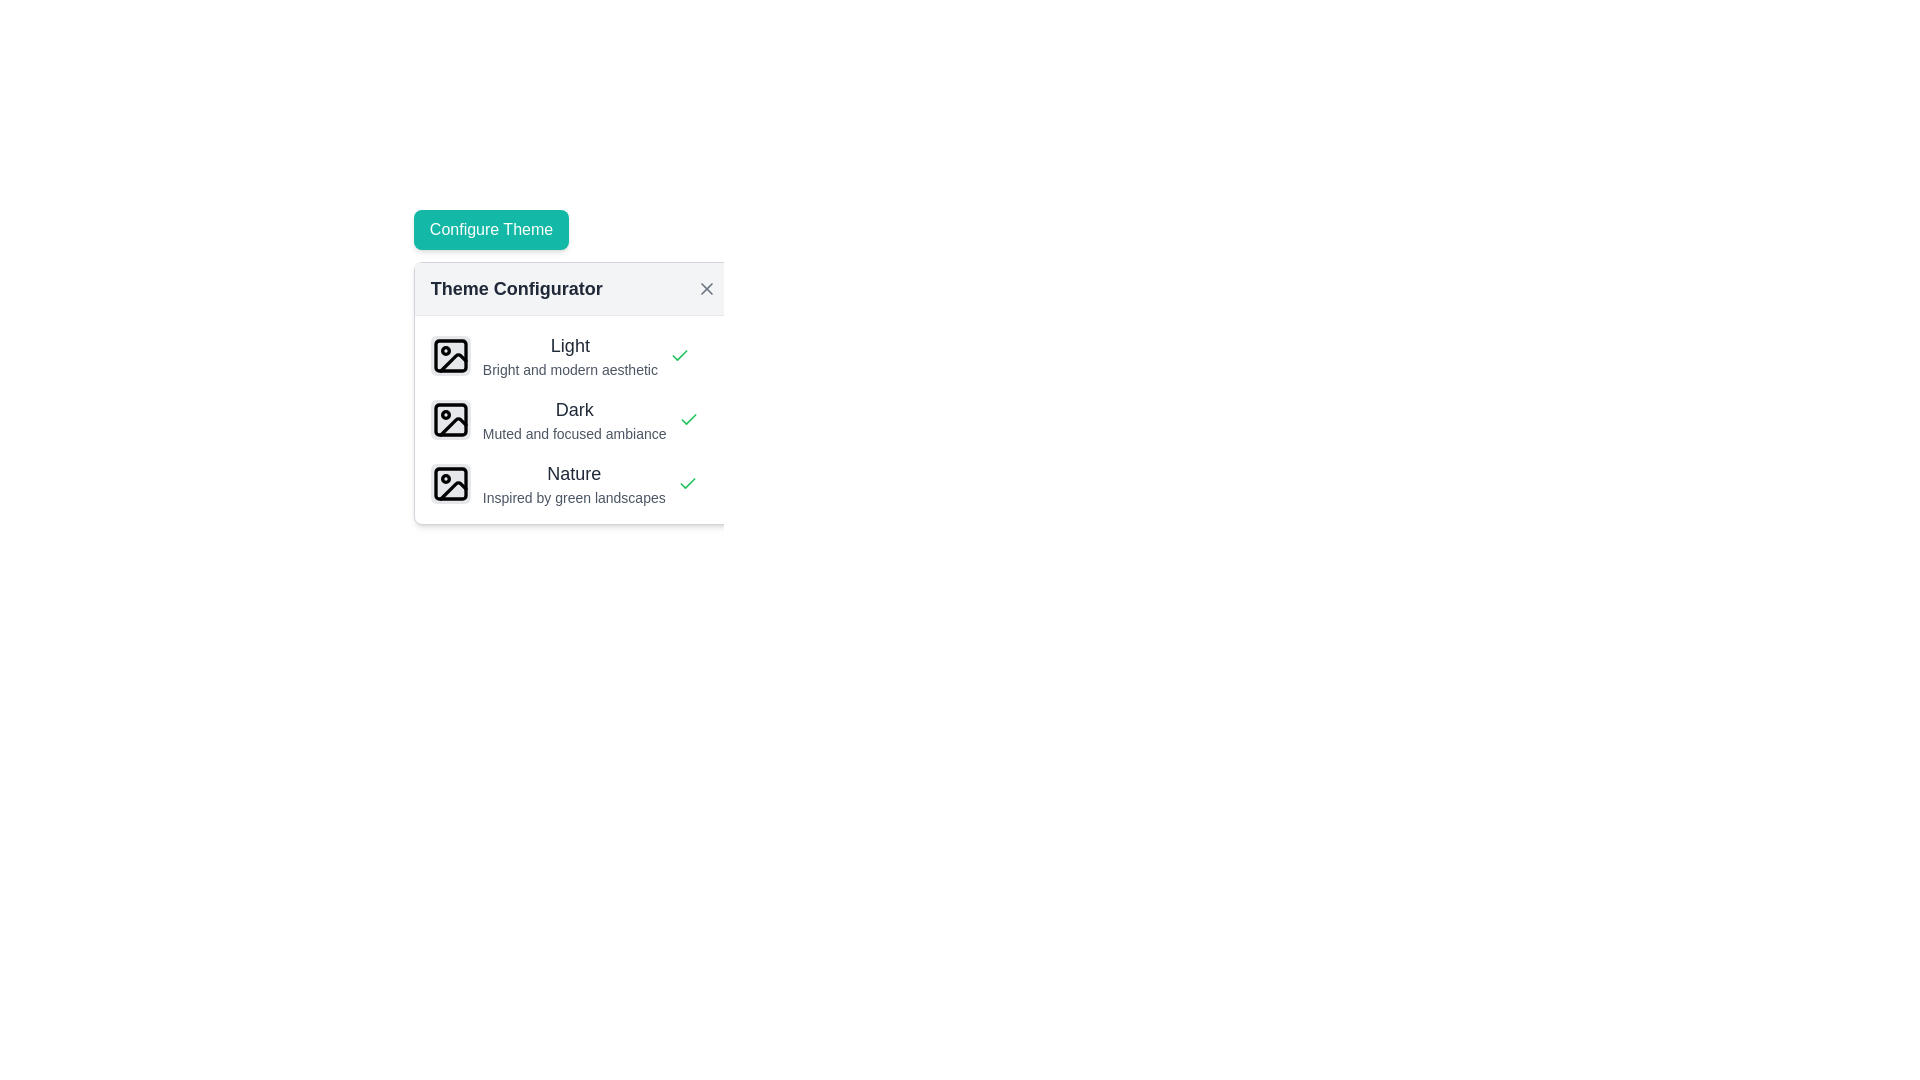 The width and height of the screenshot is (1920, 1080). What do you see at coordinates (449, 354) in the screenshot?
I see `the 'Light' theme icon in the 'Theme Configurator' section, which visually represents the light theme option and is located next to the label text 'Light'` at bounding box center [449, 354].